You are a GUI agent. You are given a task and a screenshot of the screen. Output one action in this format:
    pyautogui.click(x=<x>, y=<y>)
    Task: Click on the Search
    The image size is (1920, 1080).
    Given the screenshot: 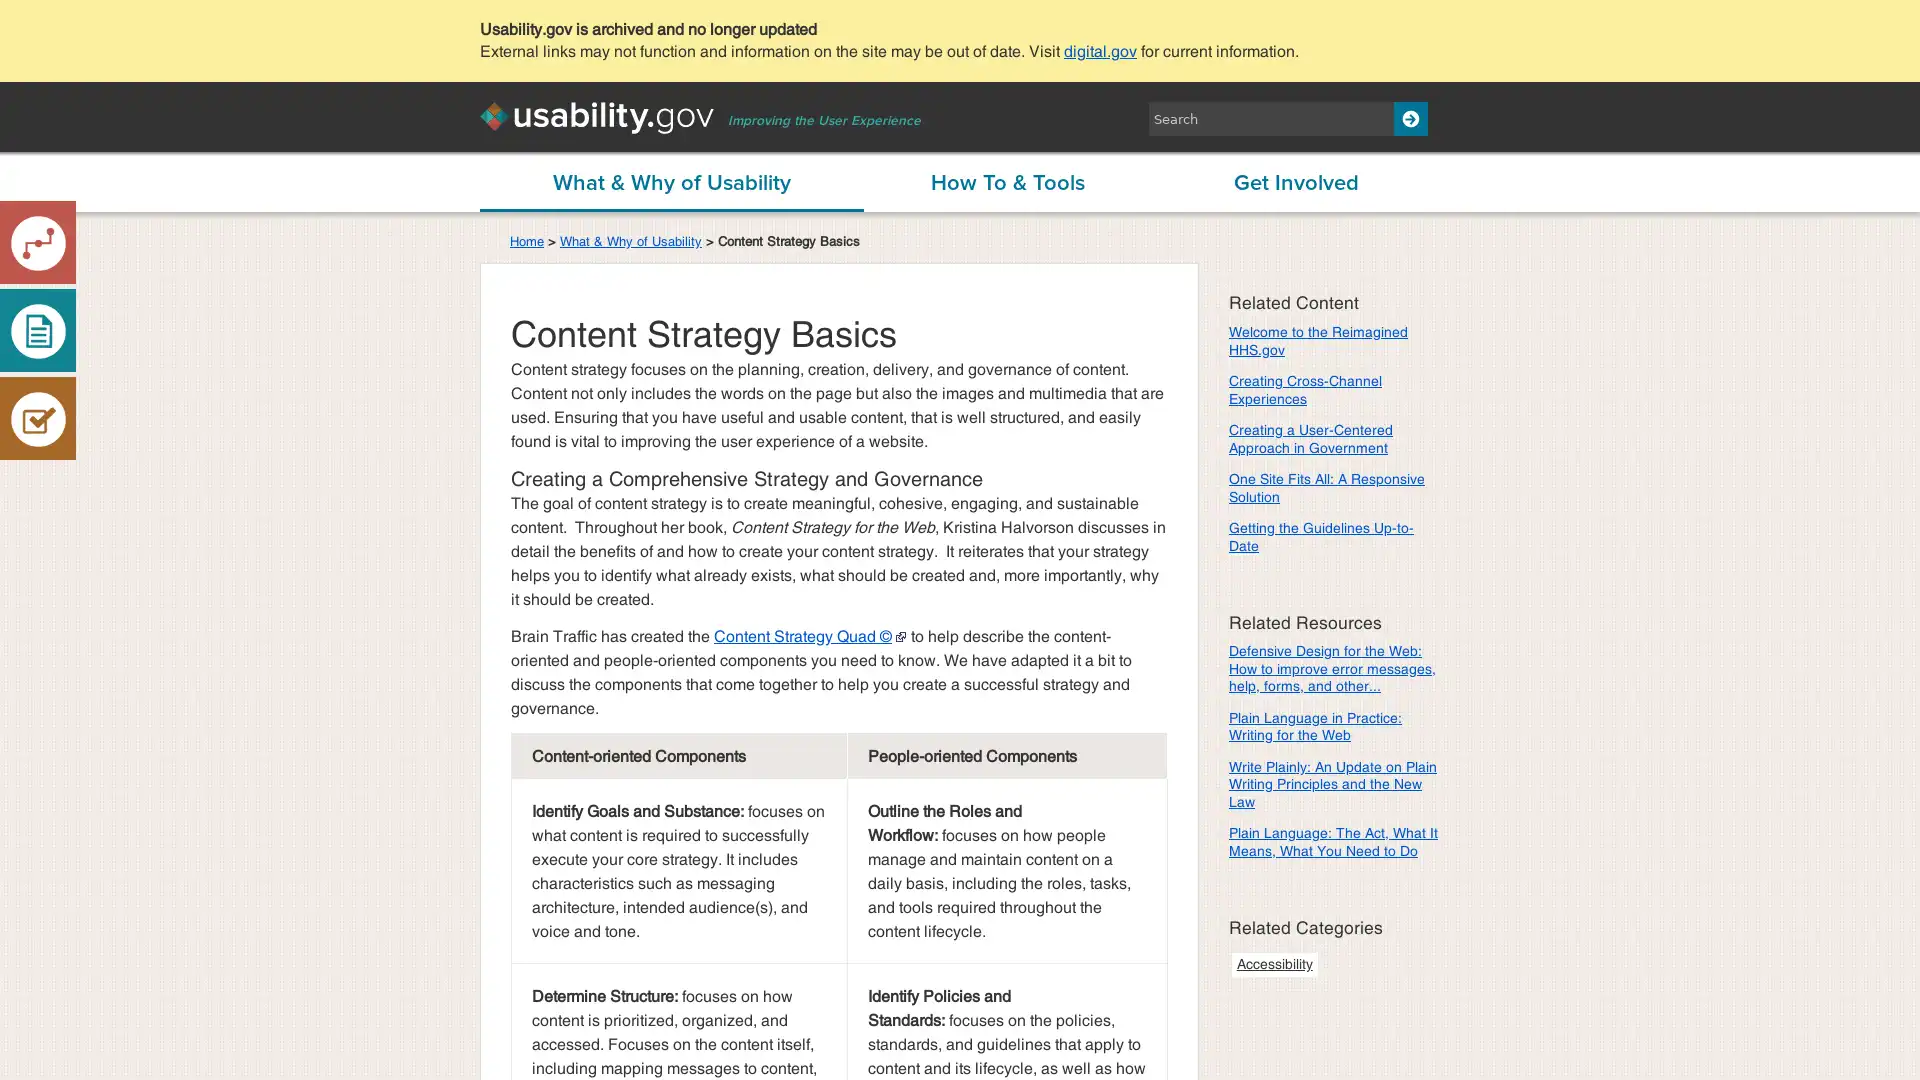 What is the action you would take?
    pyautogui.click(x=1410, y=119)
    